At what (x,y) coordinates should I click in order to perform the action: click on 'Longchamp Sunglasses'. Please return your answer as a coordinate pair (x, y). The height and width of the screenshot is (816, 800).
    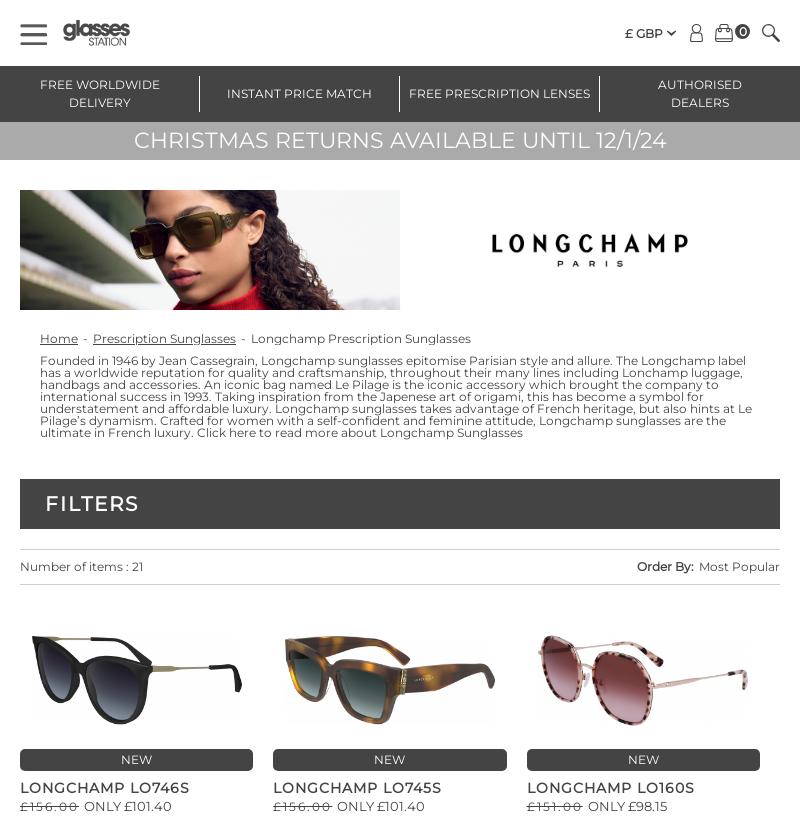
    Looking at the image, I should click on (450, 431).